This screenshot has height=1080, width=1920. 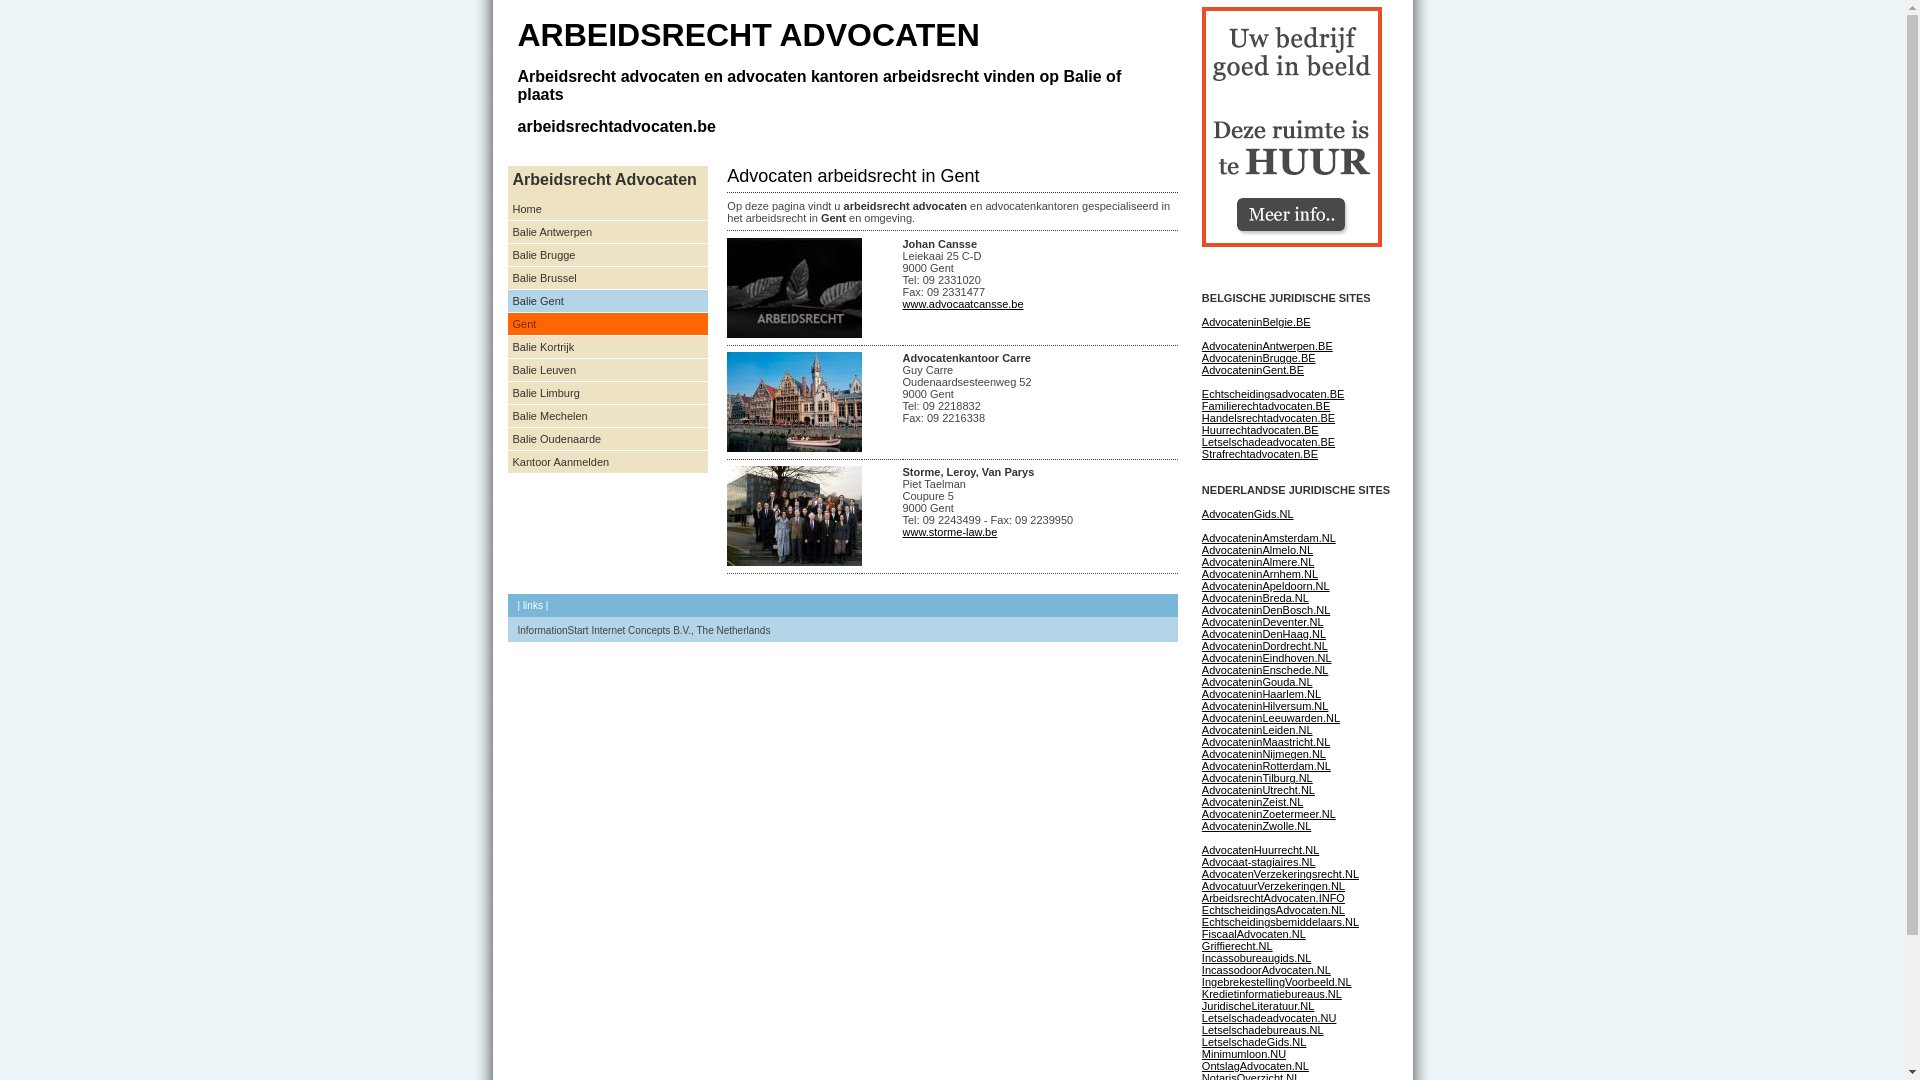 What do you see at coordinates (1272, 897) in the screenshot?
I see `'ArbeidsrechtAdvocaten.INFO'` at bounding box center [1272, 897].